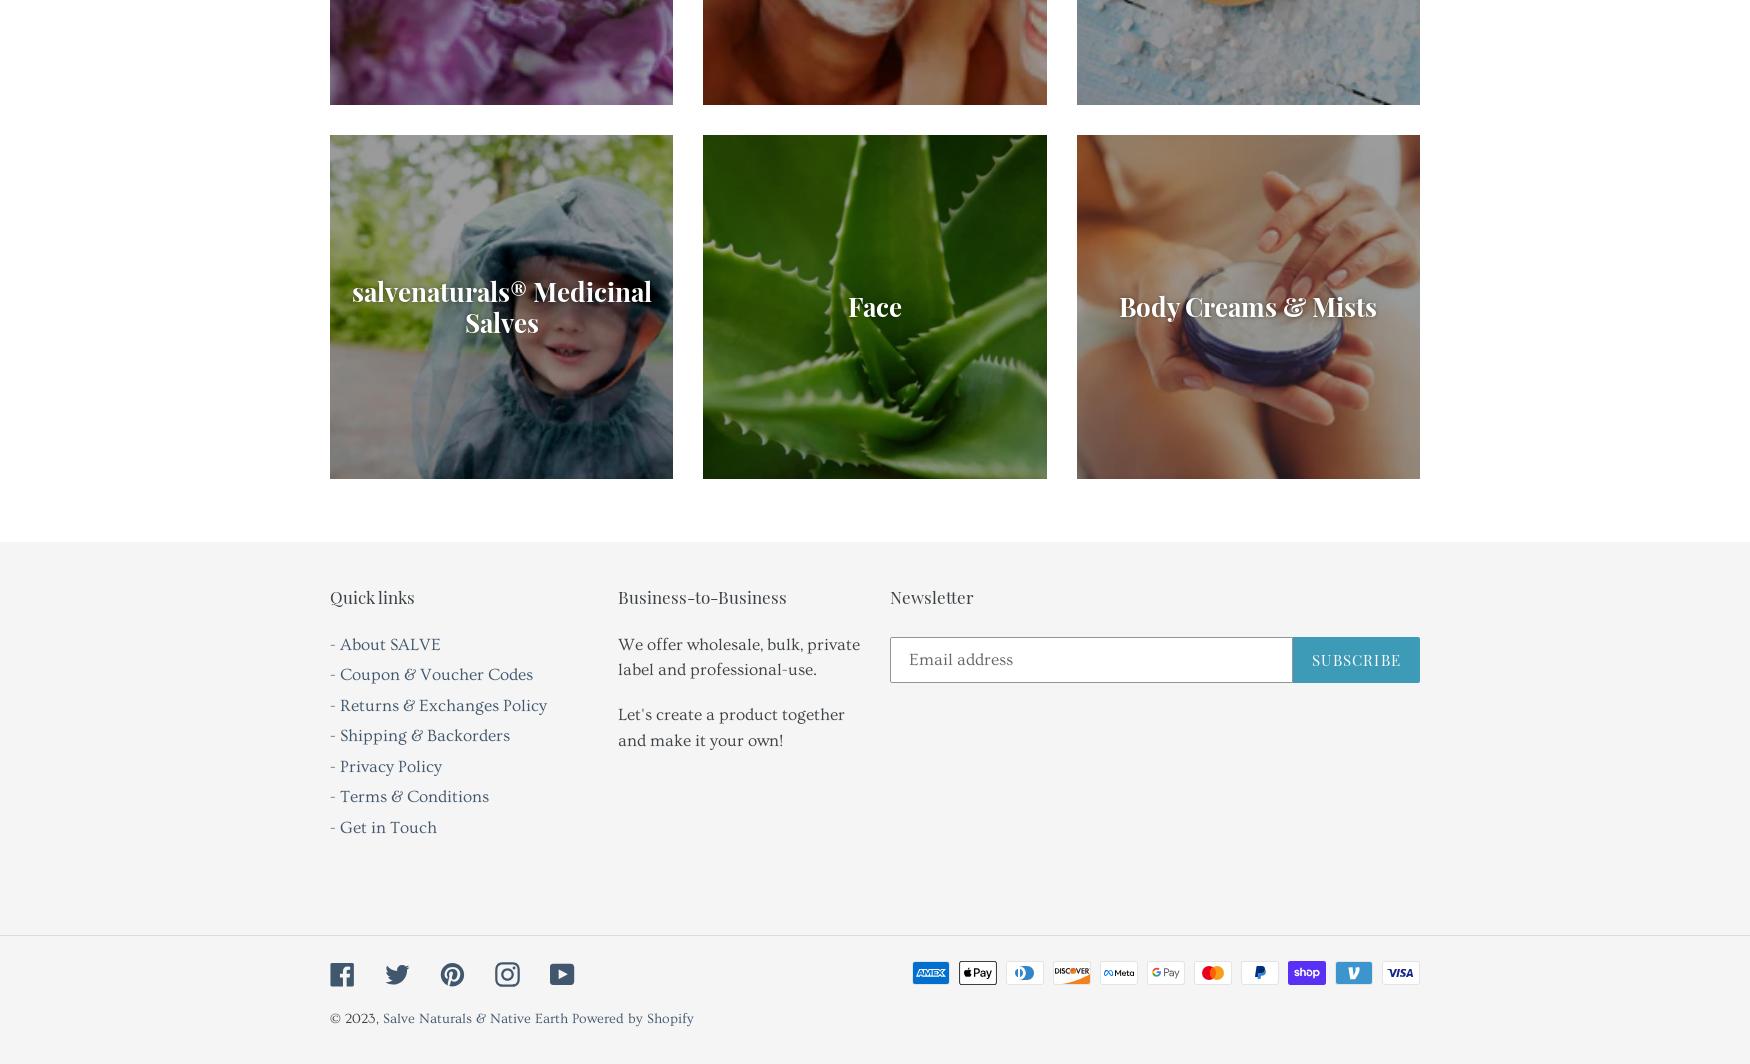 The width and height of the screenshot is (1750, 1064). I want to click on 'We offer wholesale, bulk, private label and professional-use.', so click(737, 656).